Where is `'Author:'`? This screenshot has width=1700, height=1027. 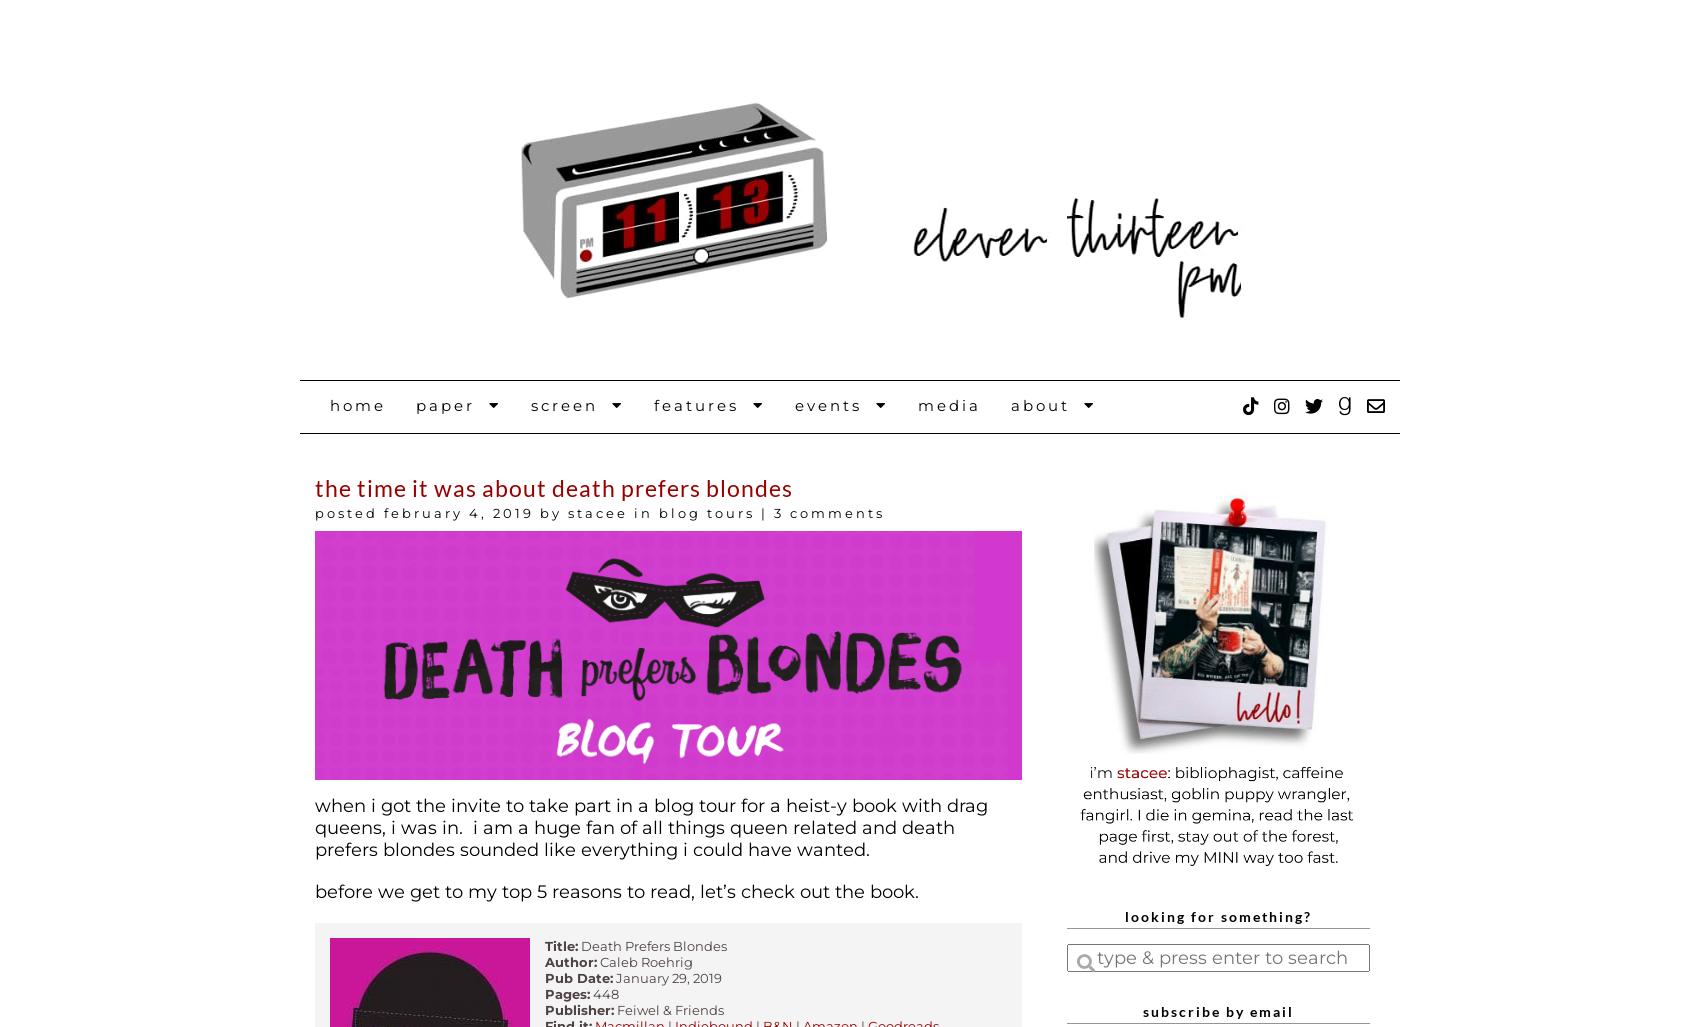 'Author:' is located at coordinates (570, 960).